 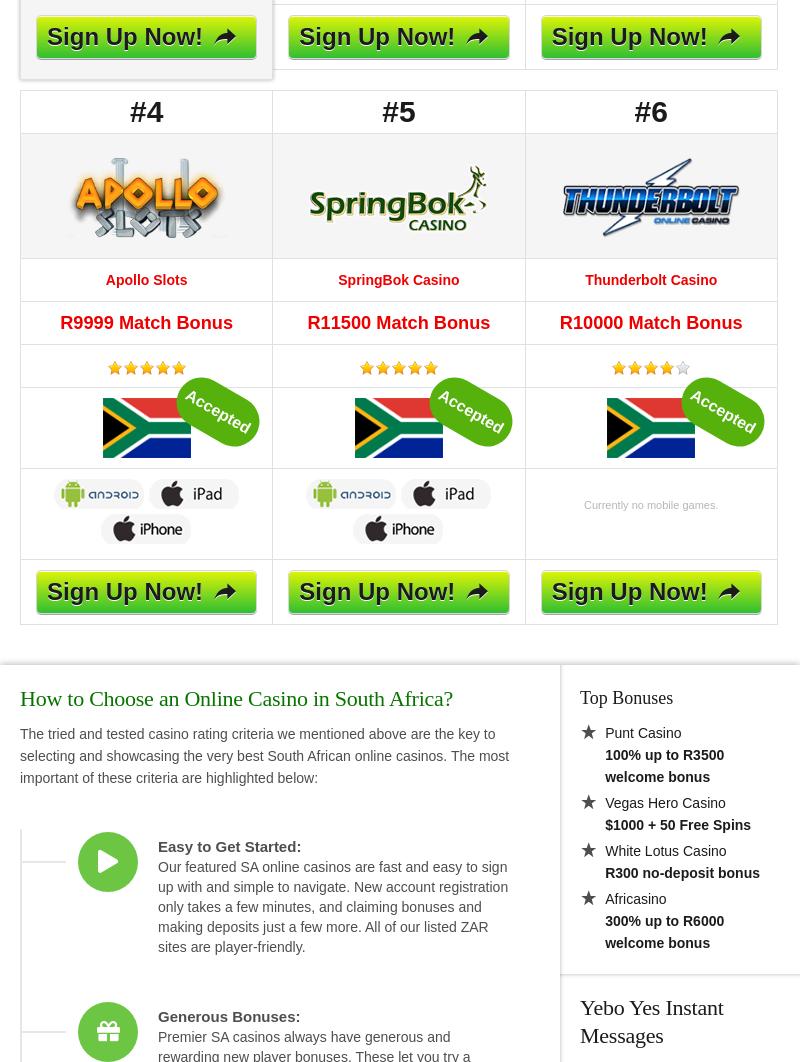 What do you see at coordinates (59, 321) in the screenshot?
I see `'R9999 Match Bonus'` at bounding box center [59, 321].